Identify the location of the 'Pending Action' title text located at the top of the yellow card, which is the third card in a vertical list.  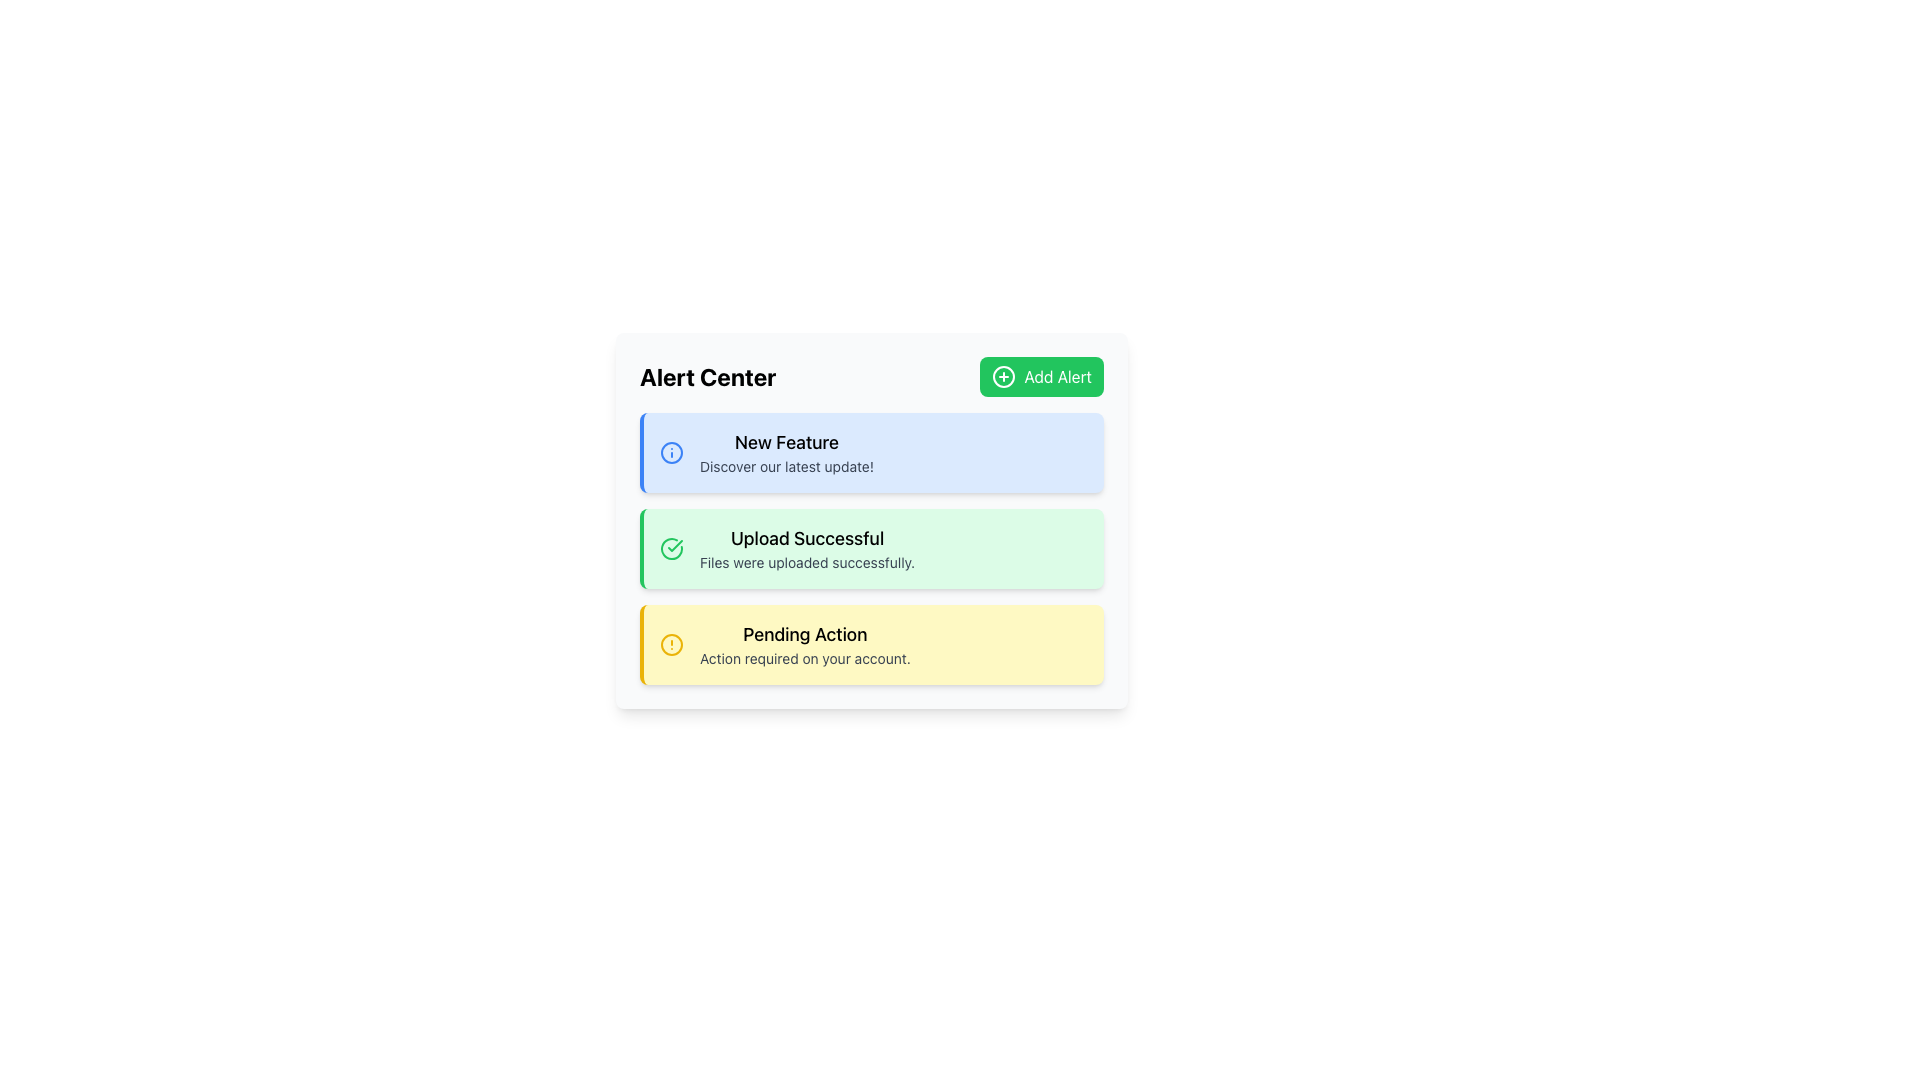
(805, 635).